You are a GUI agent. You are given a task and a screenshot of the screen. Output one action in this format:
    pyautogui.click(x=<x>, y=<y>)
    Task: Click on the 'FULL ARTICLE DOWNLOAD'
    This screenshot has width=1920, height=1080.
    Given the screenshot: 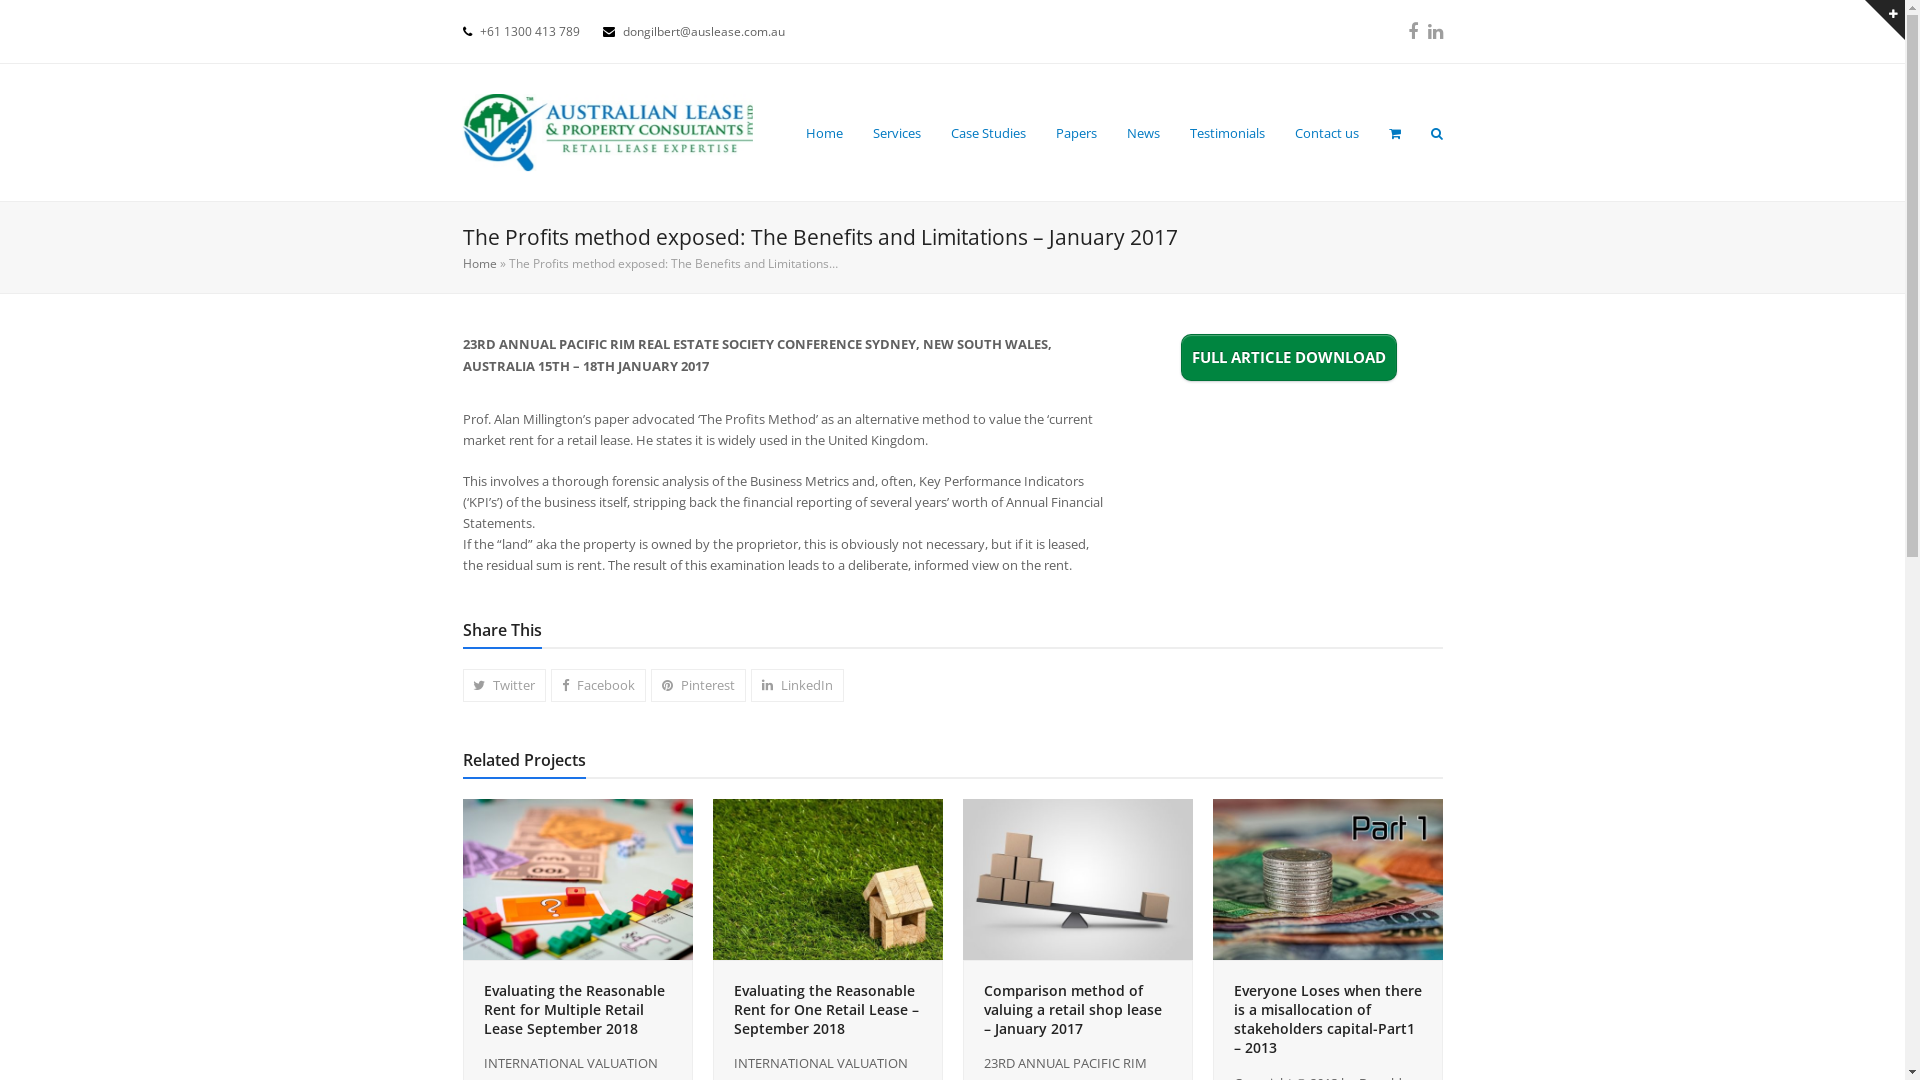 What is the action you would take?
    pyautogui.click(x=1289, y=356)
    